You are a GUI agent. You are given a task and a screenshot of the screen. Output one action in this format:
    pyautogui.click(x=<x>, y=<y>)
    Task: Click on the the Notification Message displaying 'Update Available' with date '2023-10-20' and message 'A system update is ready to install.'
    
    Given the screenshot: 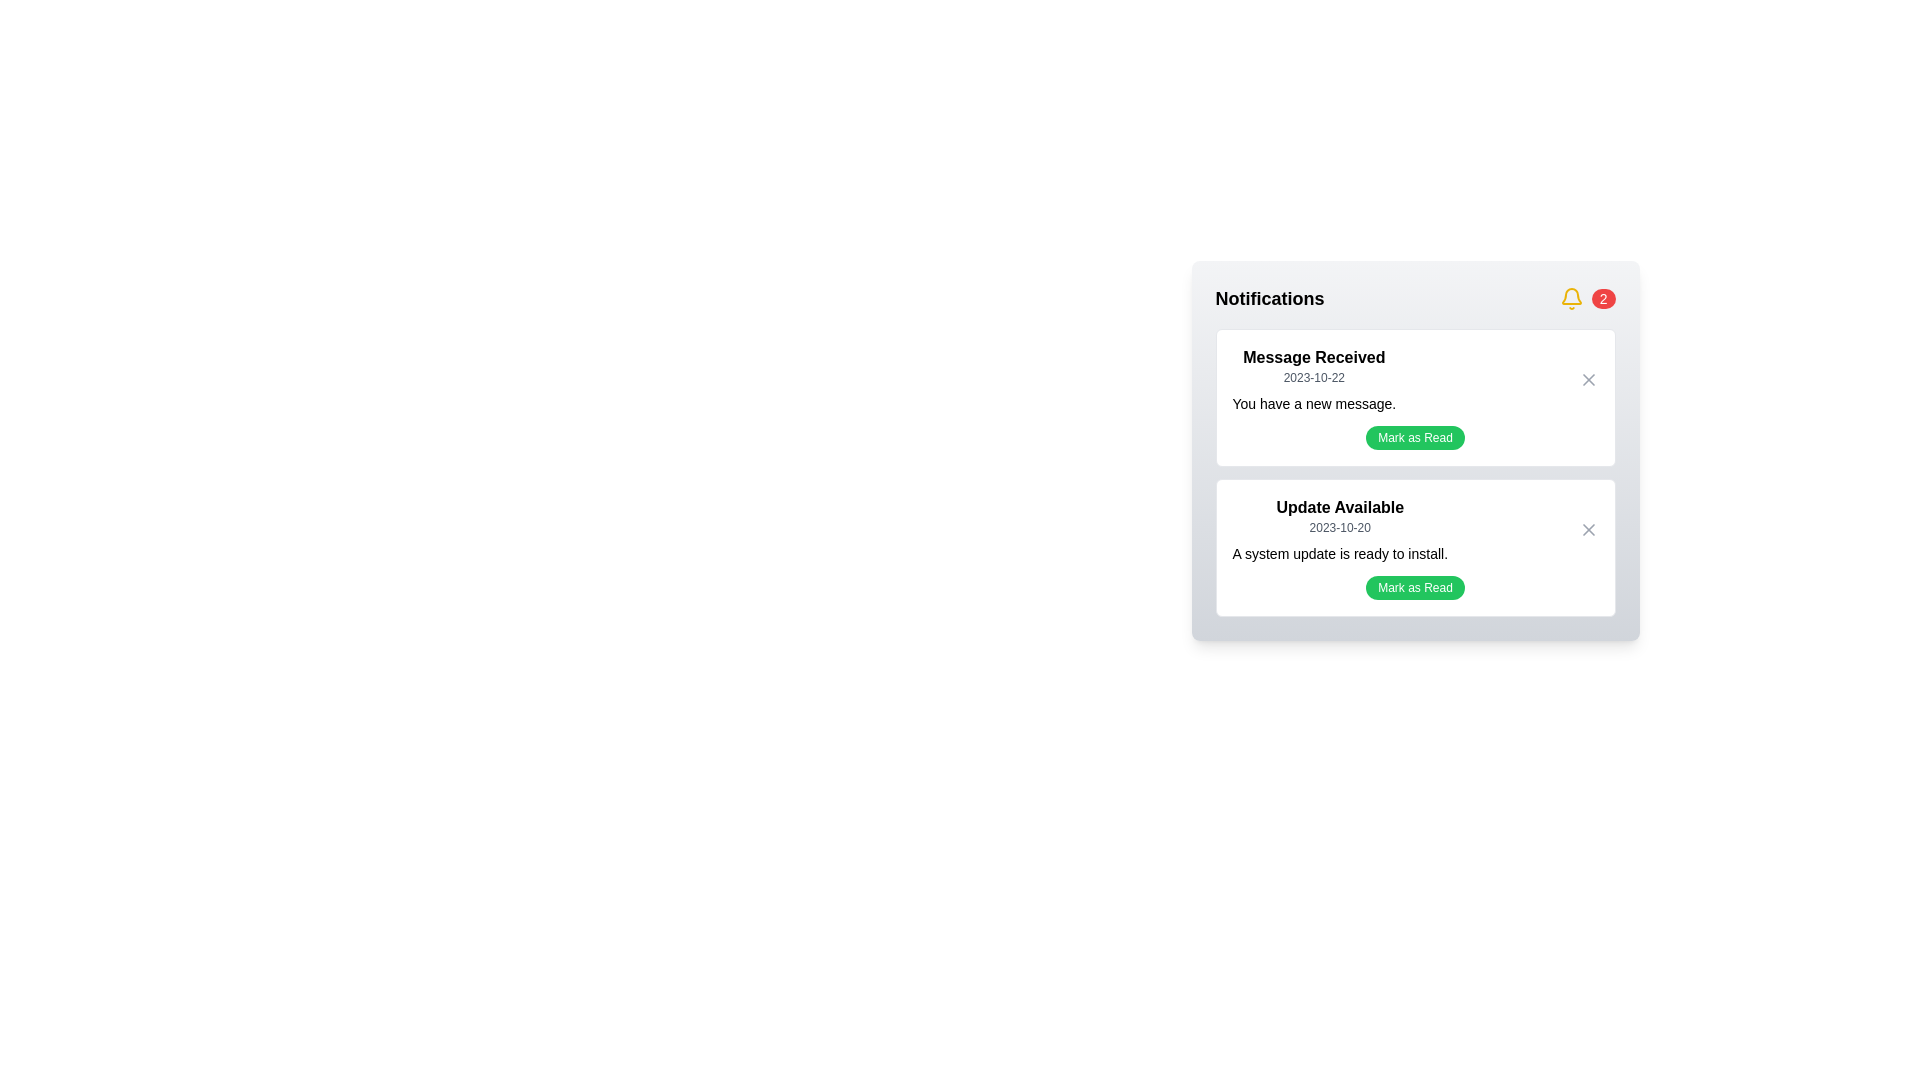 What is the action you would take?
    pyautogui.click(x=1414, y=528)
    